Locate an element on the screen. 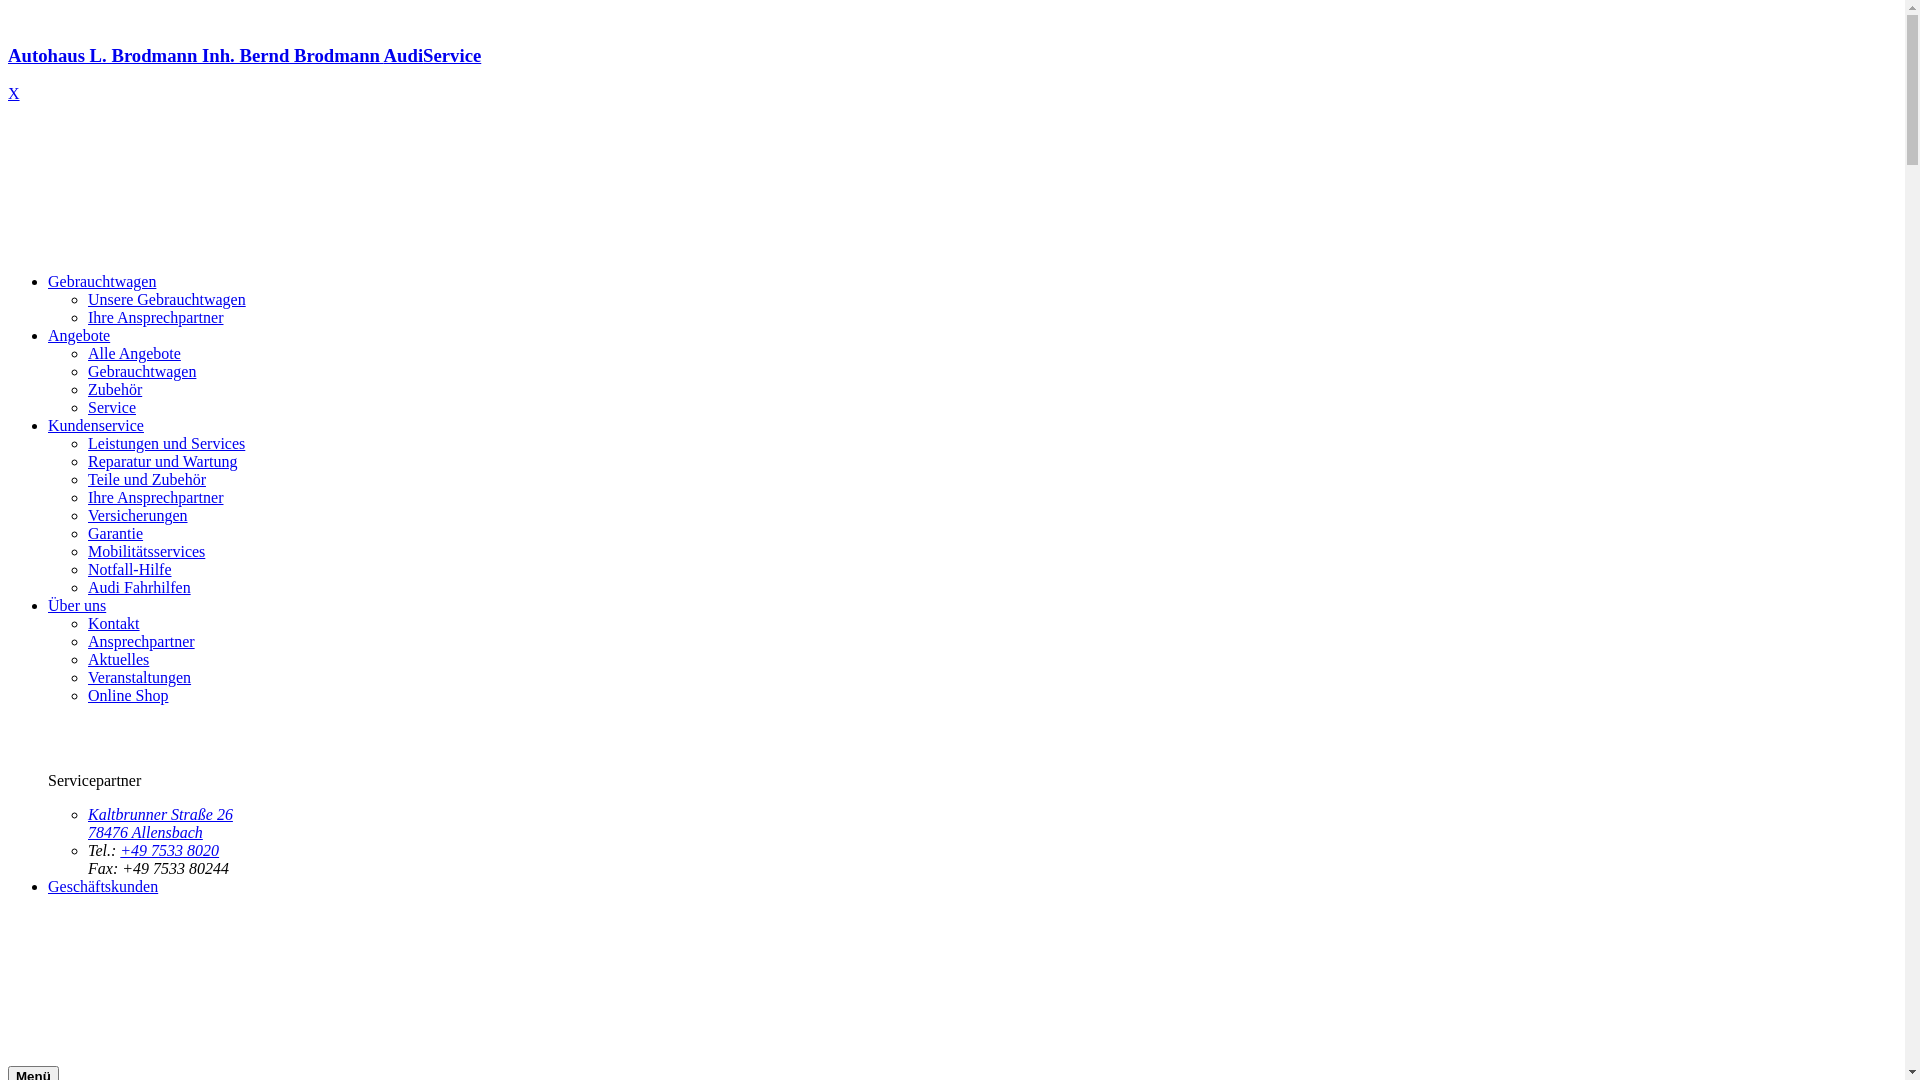 Image resolution: width=1920 pixels, height=1080 pixels. 'Online Shop' is located at coordinates (127, 694).